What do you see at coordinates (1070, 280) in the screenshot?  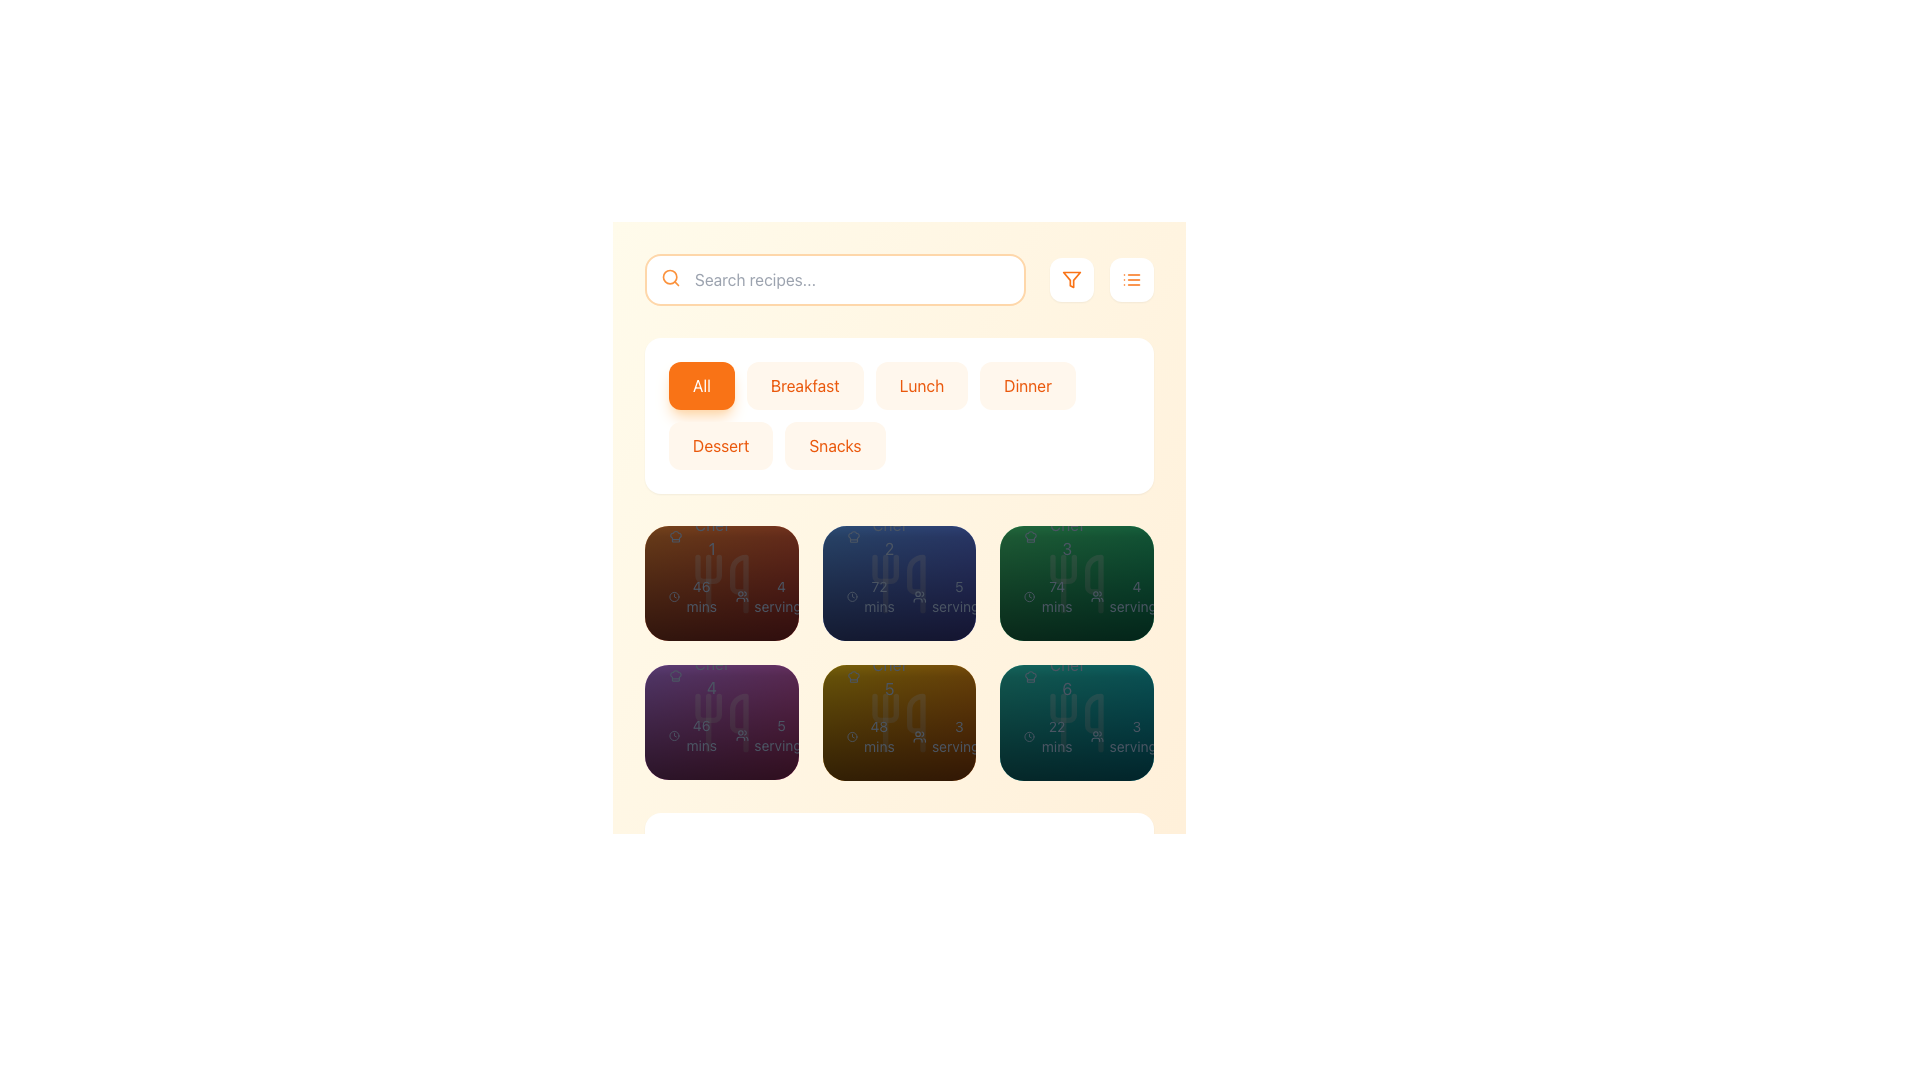 I see `the small square button with a rounded-corner design, featuring a white background and an orange filter icon, located to the right of the search input box in the top portion of the interface` at bounding box center [1070, 280].